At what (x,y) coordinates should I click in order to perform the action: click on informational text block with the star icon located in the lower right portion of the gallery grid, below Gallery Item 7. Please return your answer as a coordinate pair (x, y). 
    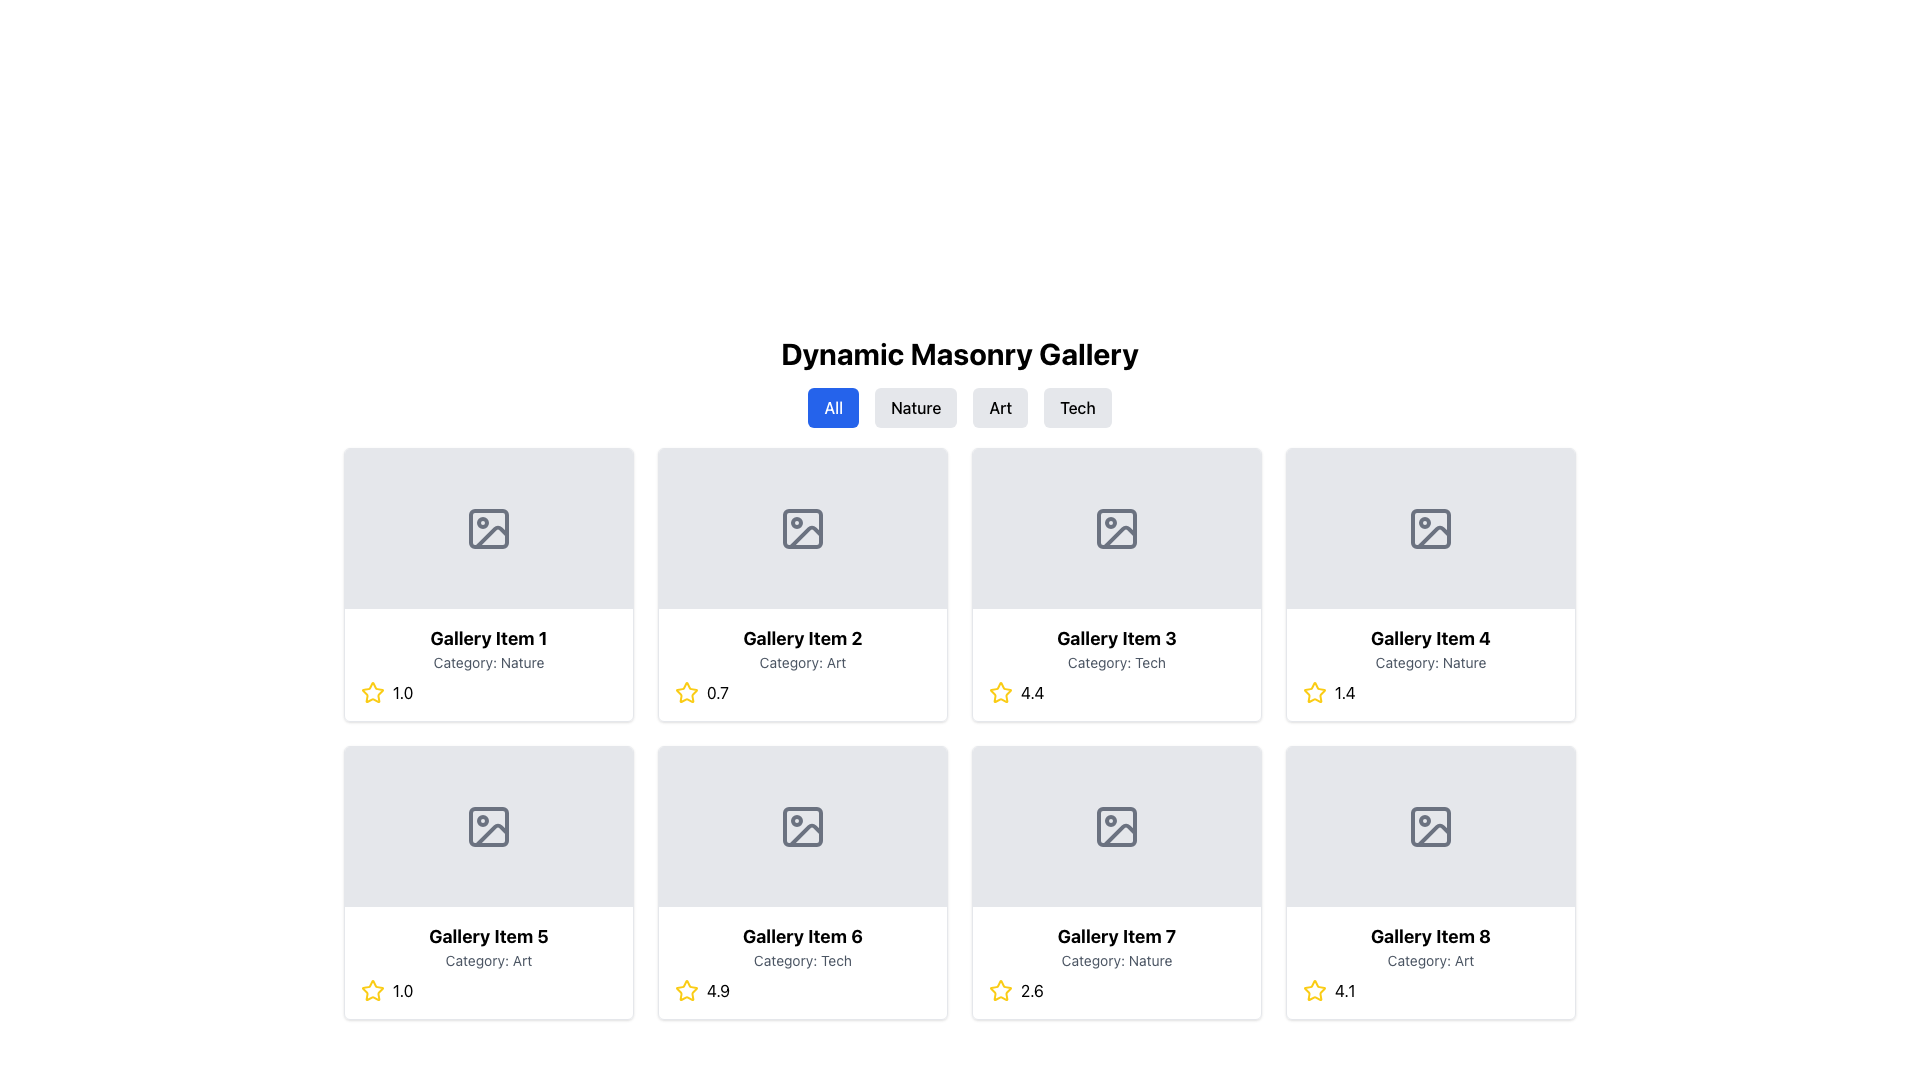
    Looking at the image, I should click on (1429, 962).